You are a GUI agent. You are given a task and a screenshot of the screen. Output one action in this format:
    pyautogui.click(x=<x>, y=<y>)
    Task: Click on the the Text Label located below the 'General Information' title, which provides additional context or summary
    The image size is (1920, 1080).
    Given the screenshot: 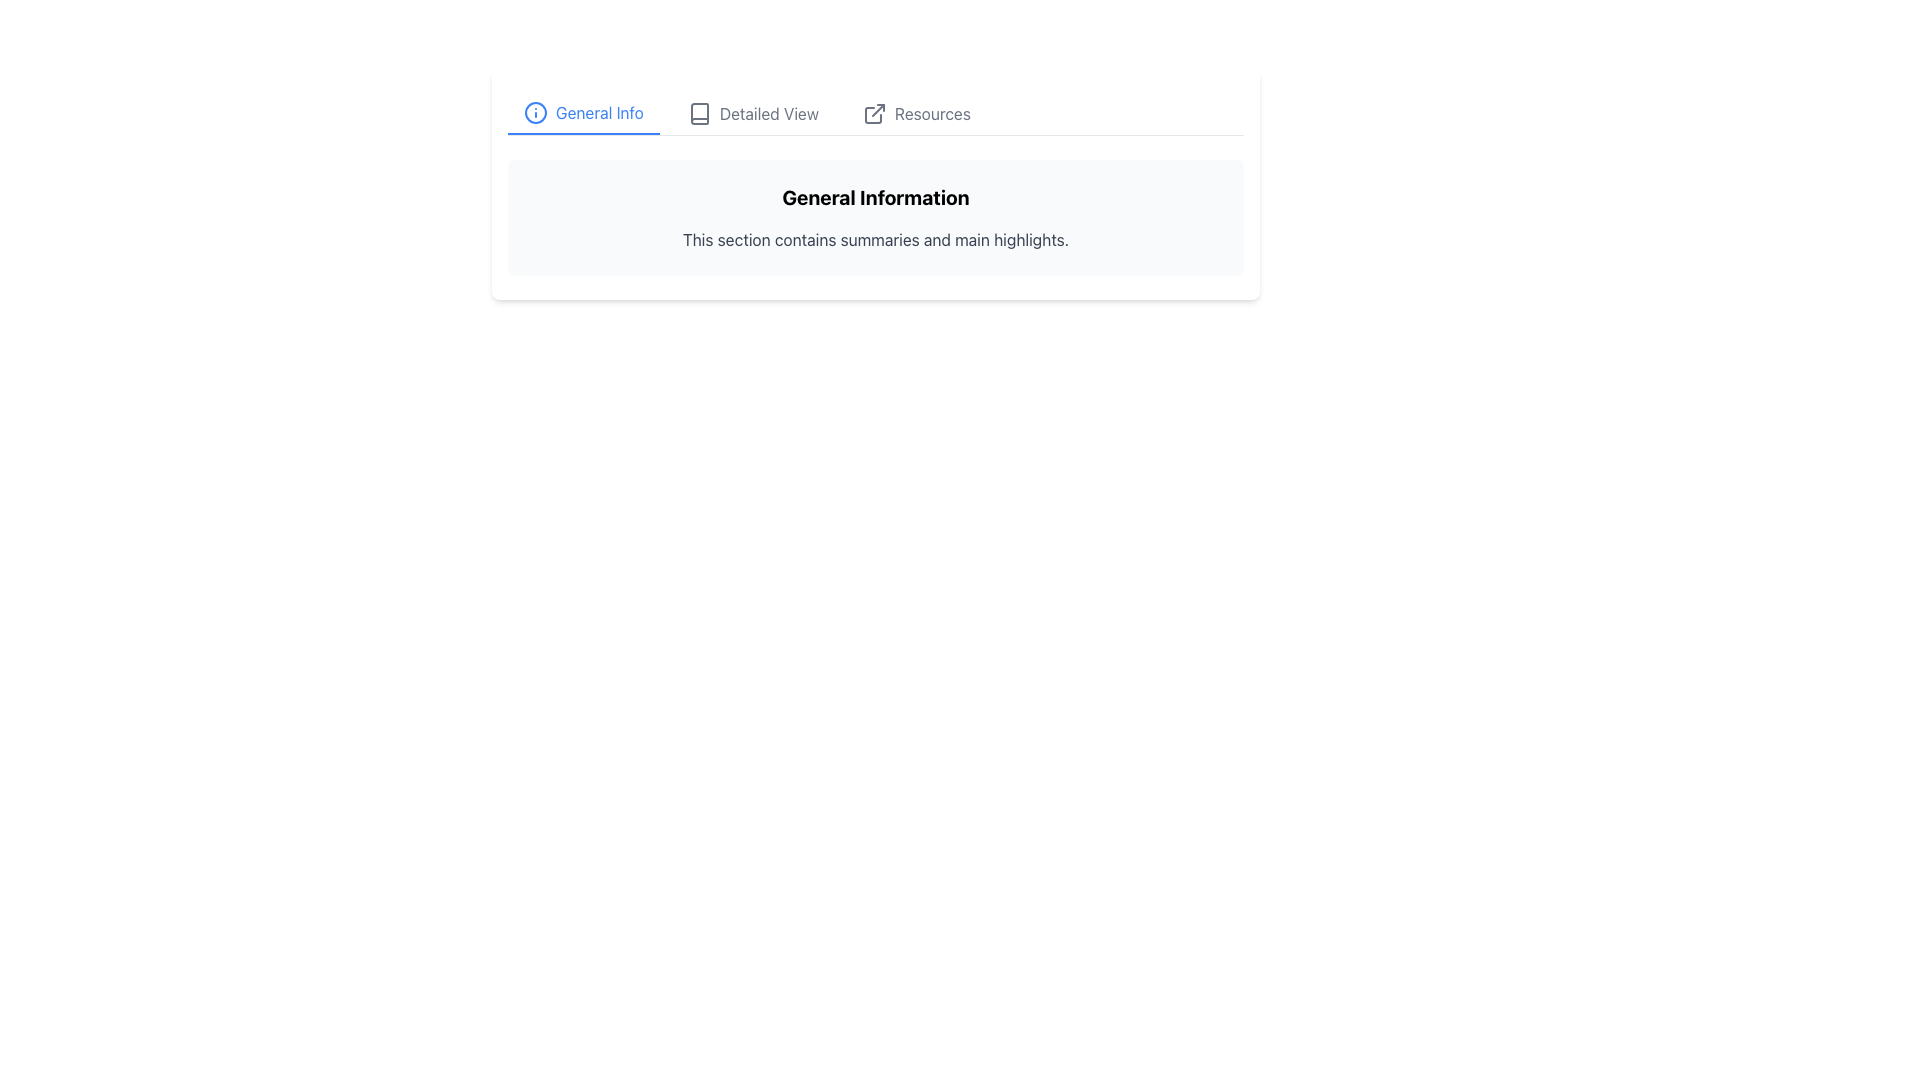 What is the action you would take?
    pyautogui.click(x=875, y=238)
    